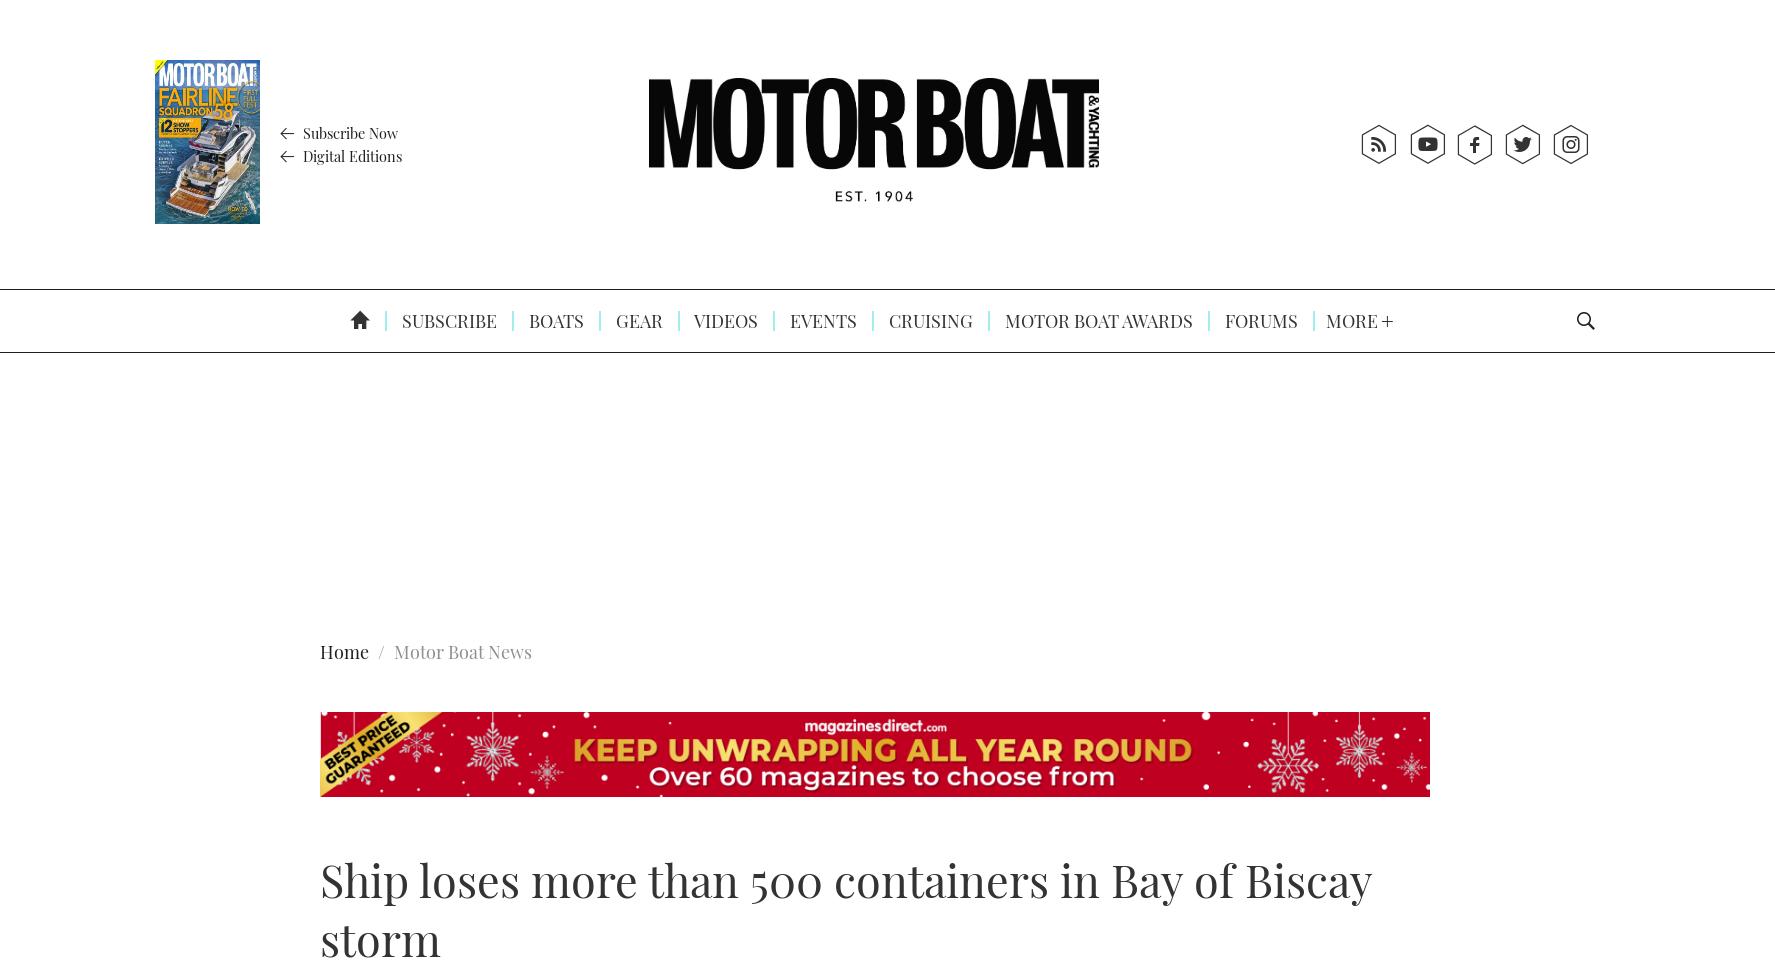  Describe the element at coordinates (819, 320) in the screenshot. I see `'Events'` at that location.